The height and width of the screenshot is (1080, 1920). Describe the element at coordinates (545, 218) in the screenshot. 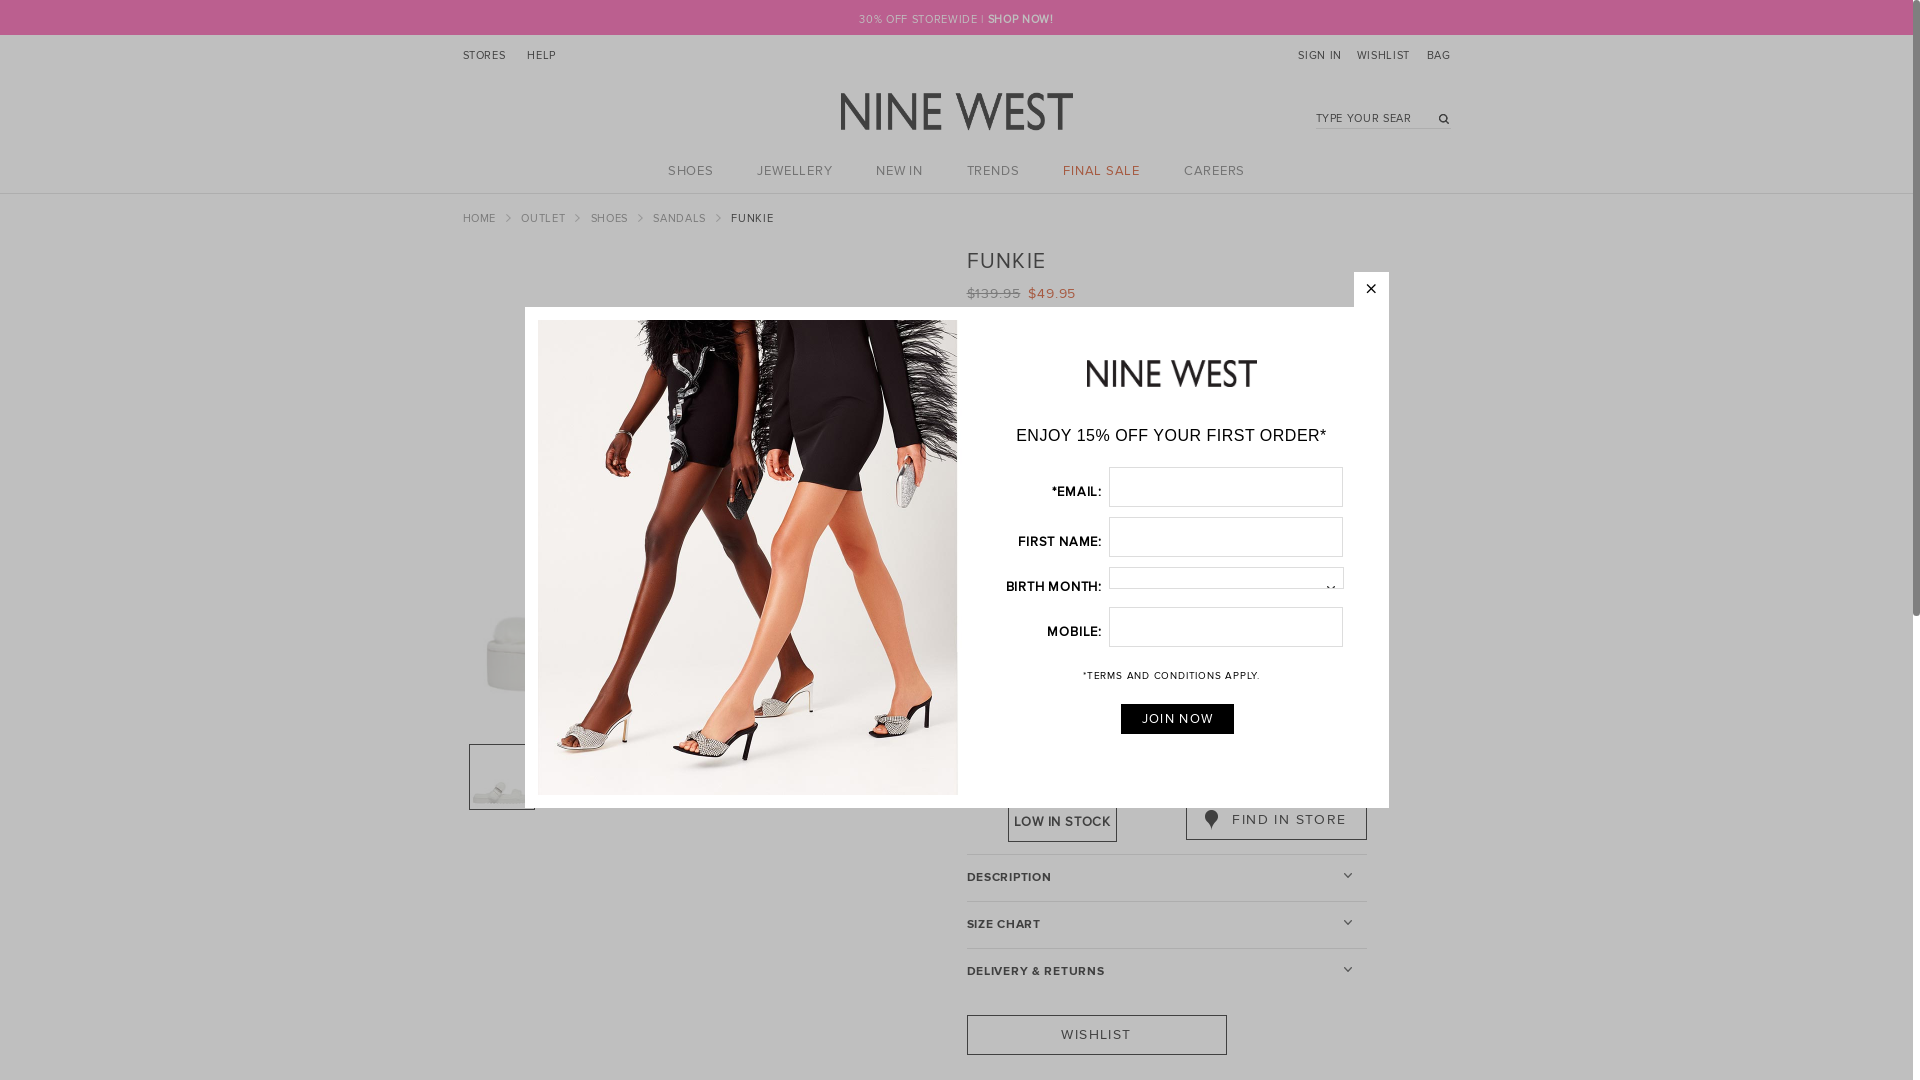

I see `'OUTLET'` at that location.